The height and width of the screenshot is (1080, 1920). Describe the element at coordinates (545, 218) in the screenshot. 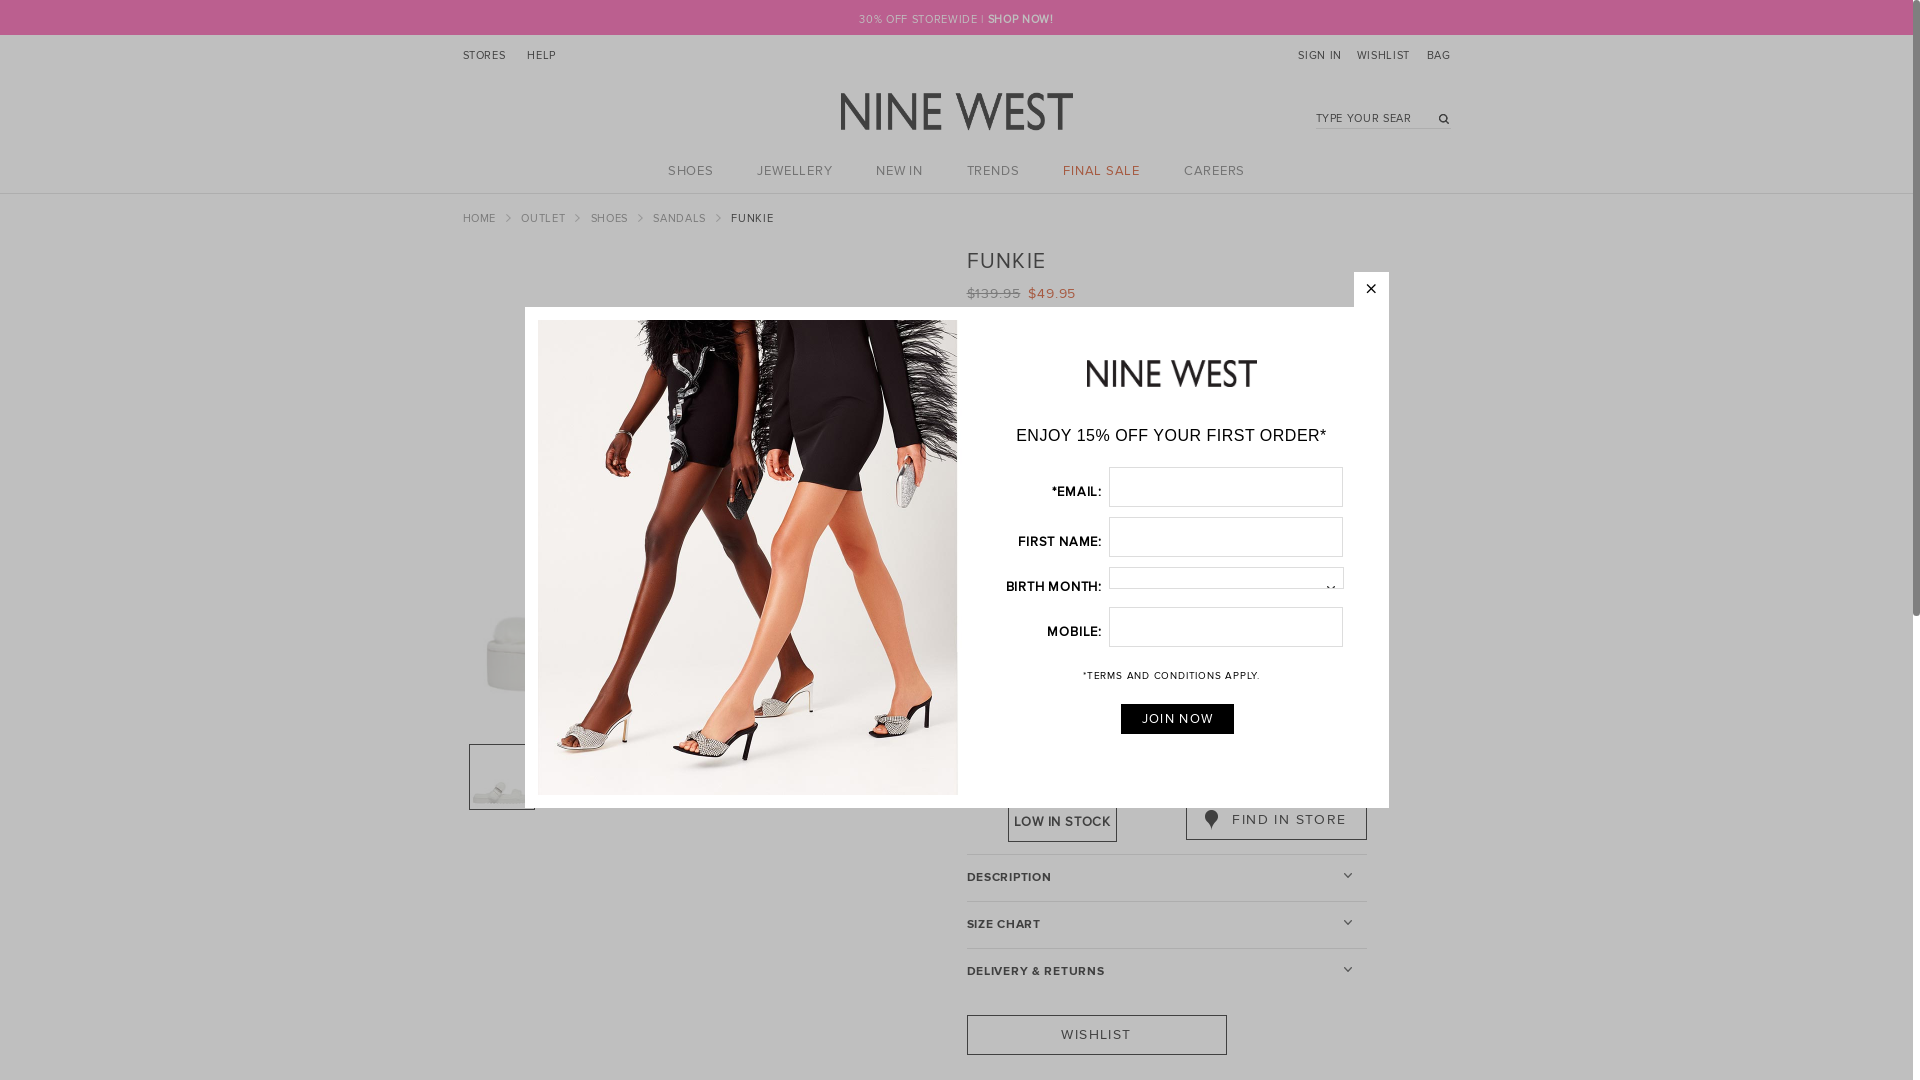

I see `'OUTLET'` at that location.